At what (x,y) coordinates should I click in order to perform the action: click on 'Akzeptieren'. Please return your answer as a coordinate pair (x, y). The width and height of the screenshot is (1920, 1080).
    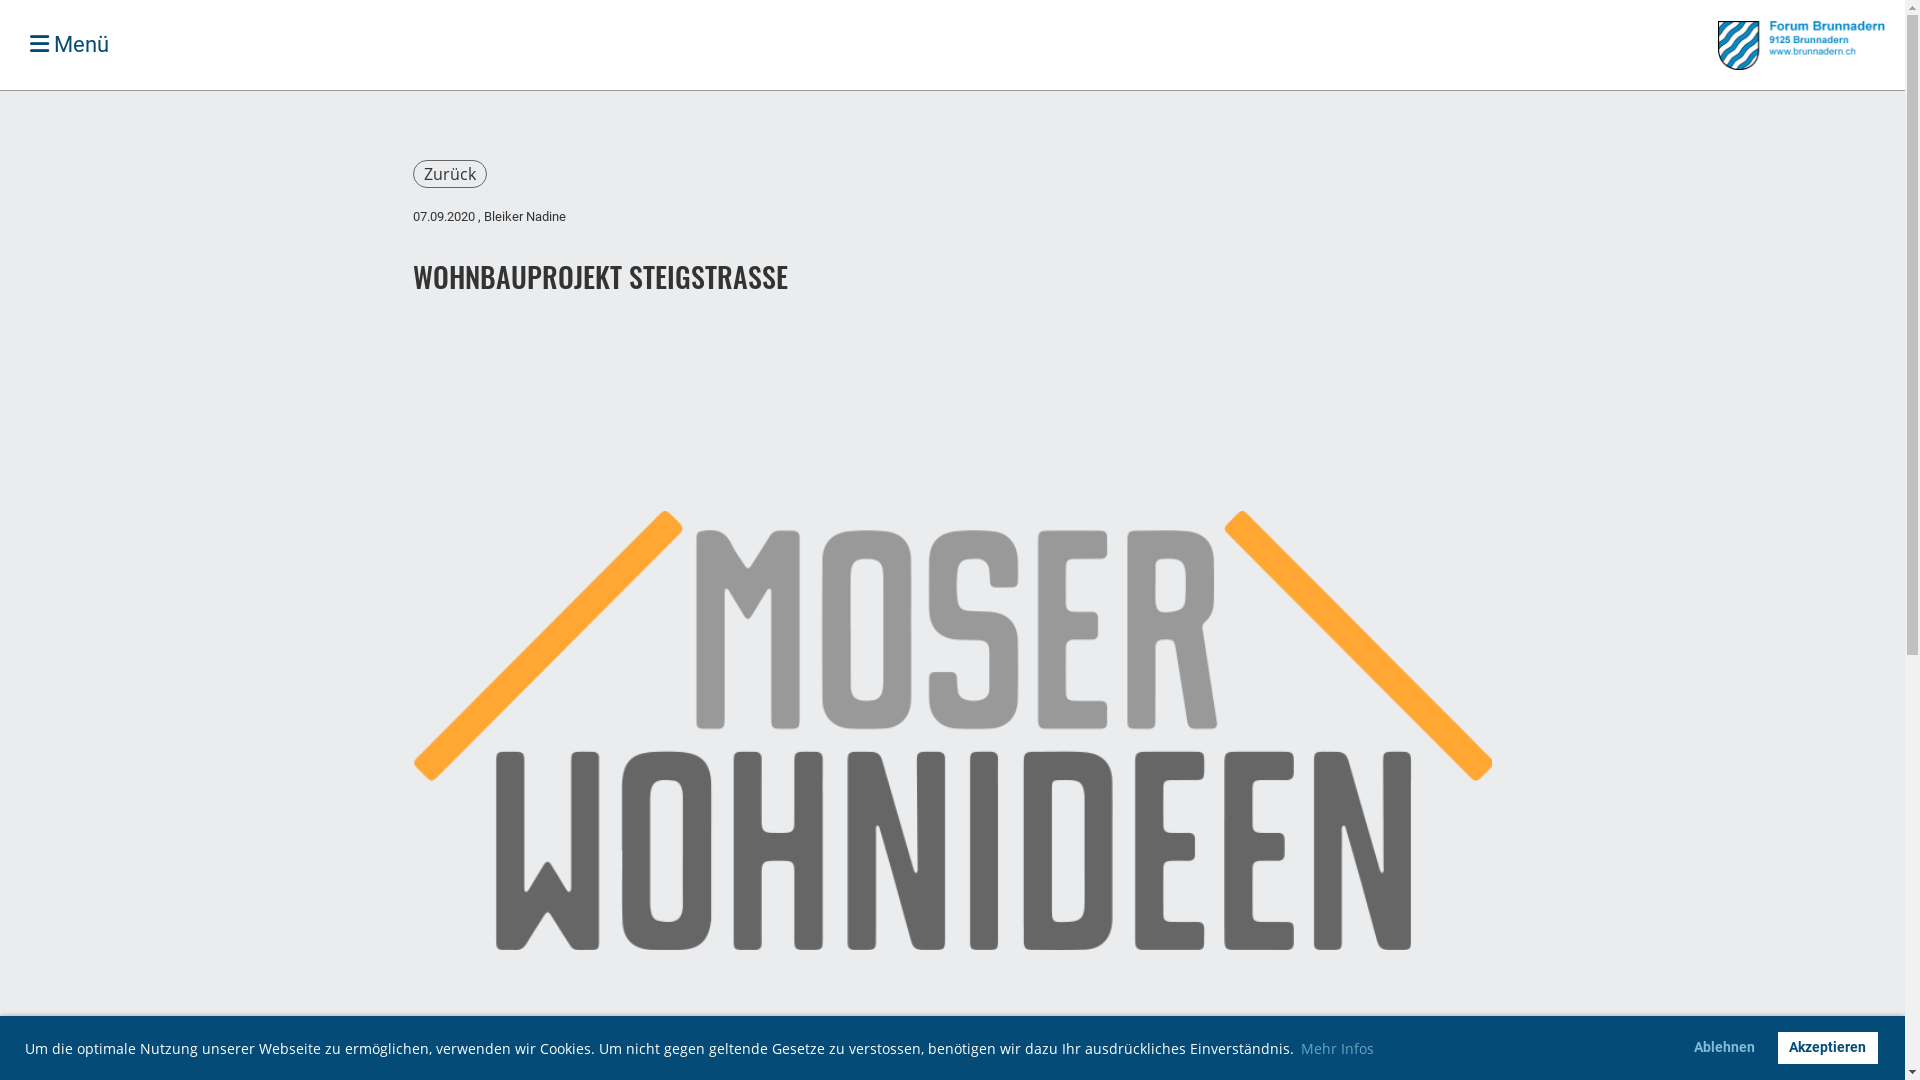
    Looking at the image, I should click on (1828, 1047).